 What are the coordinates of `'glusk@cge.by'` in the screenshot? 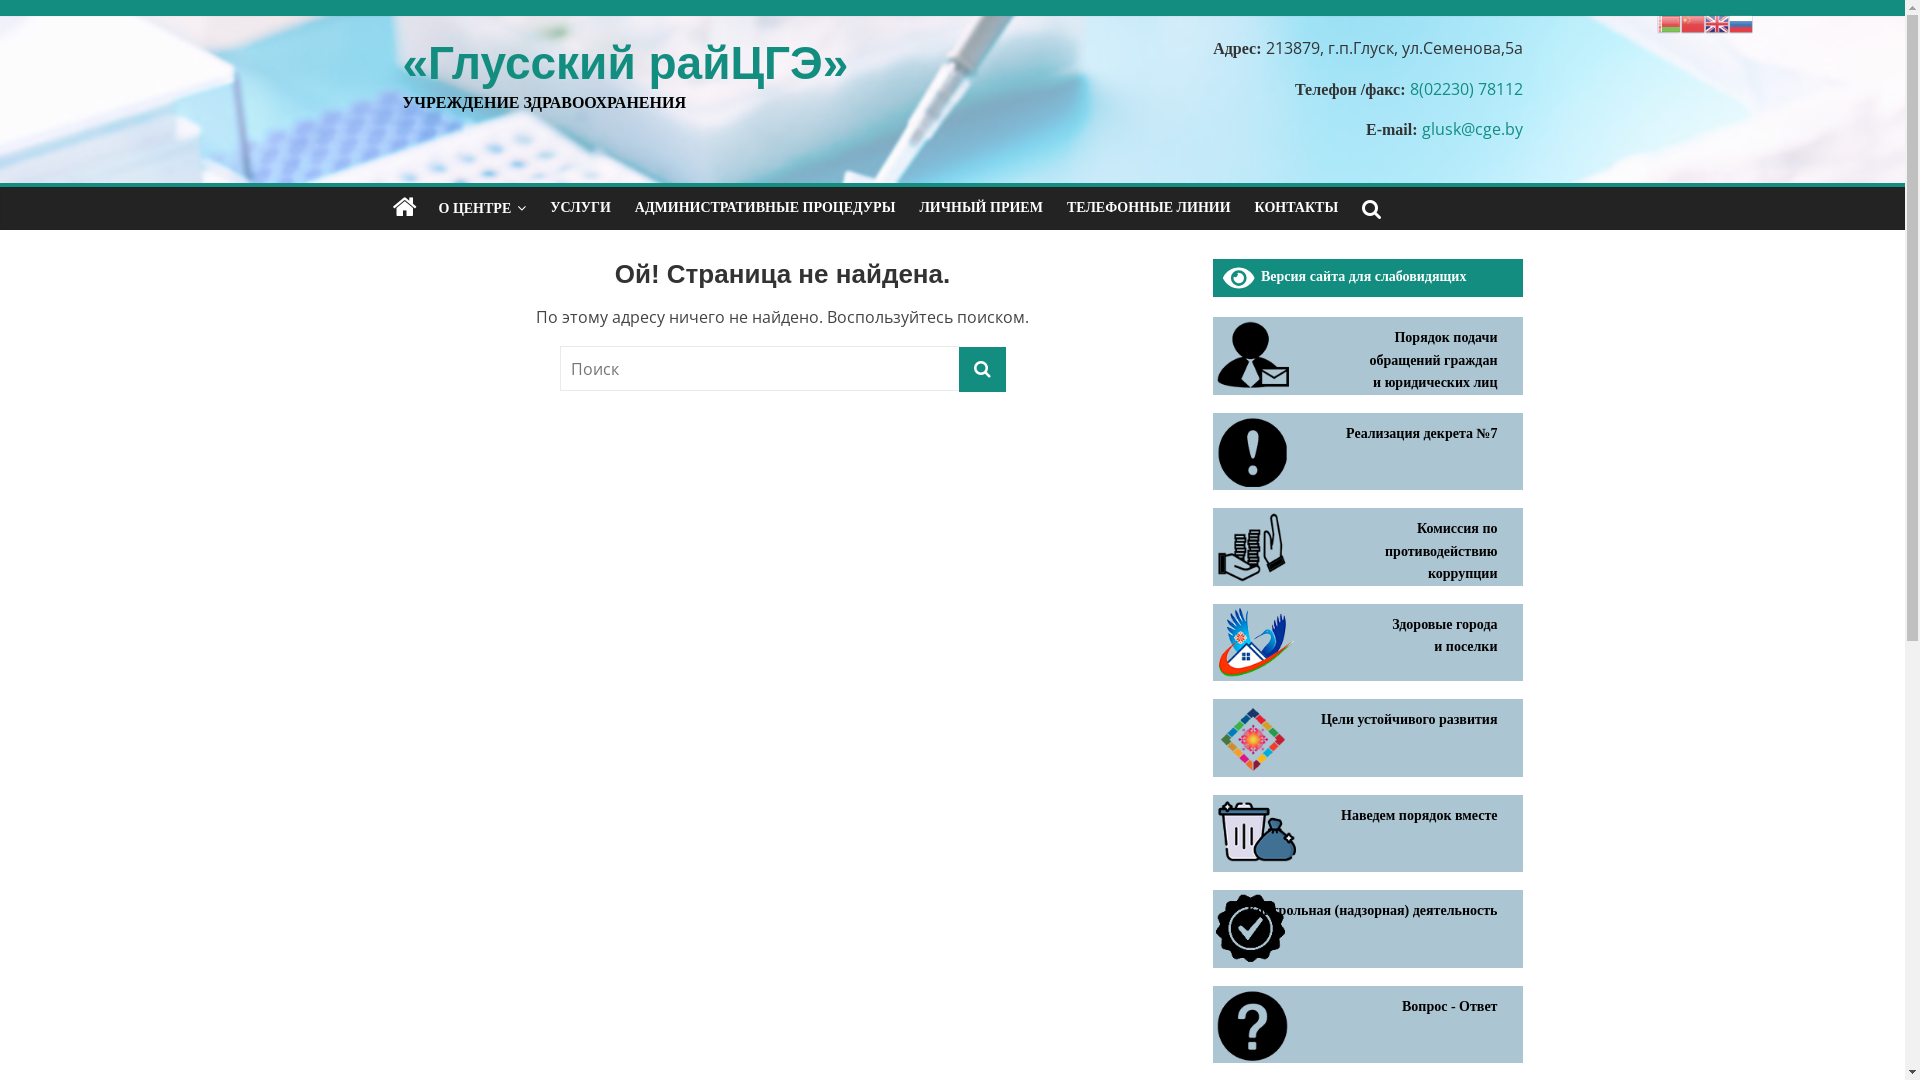 It's located at (1472, 128).